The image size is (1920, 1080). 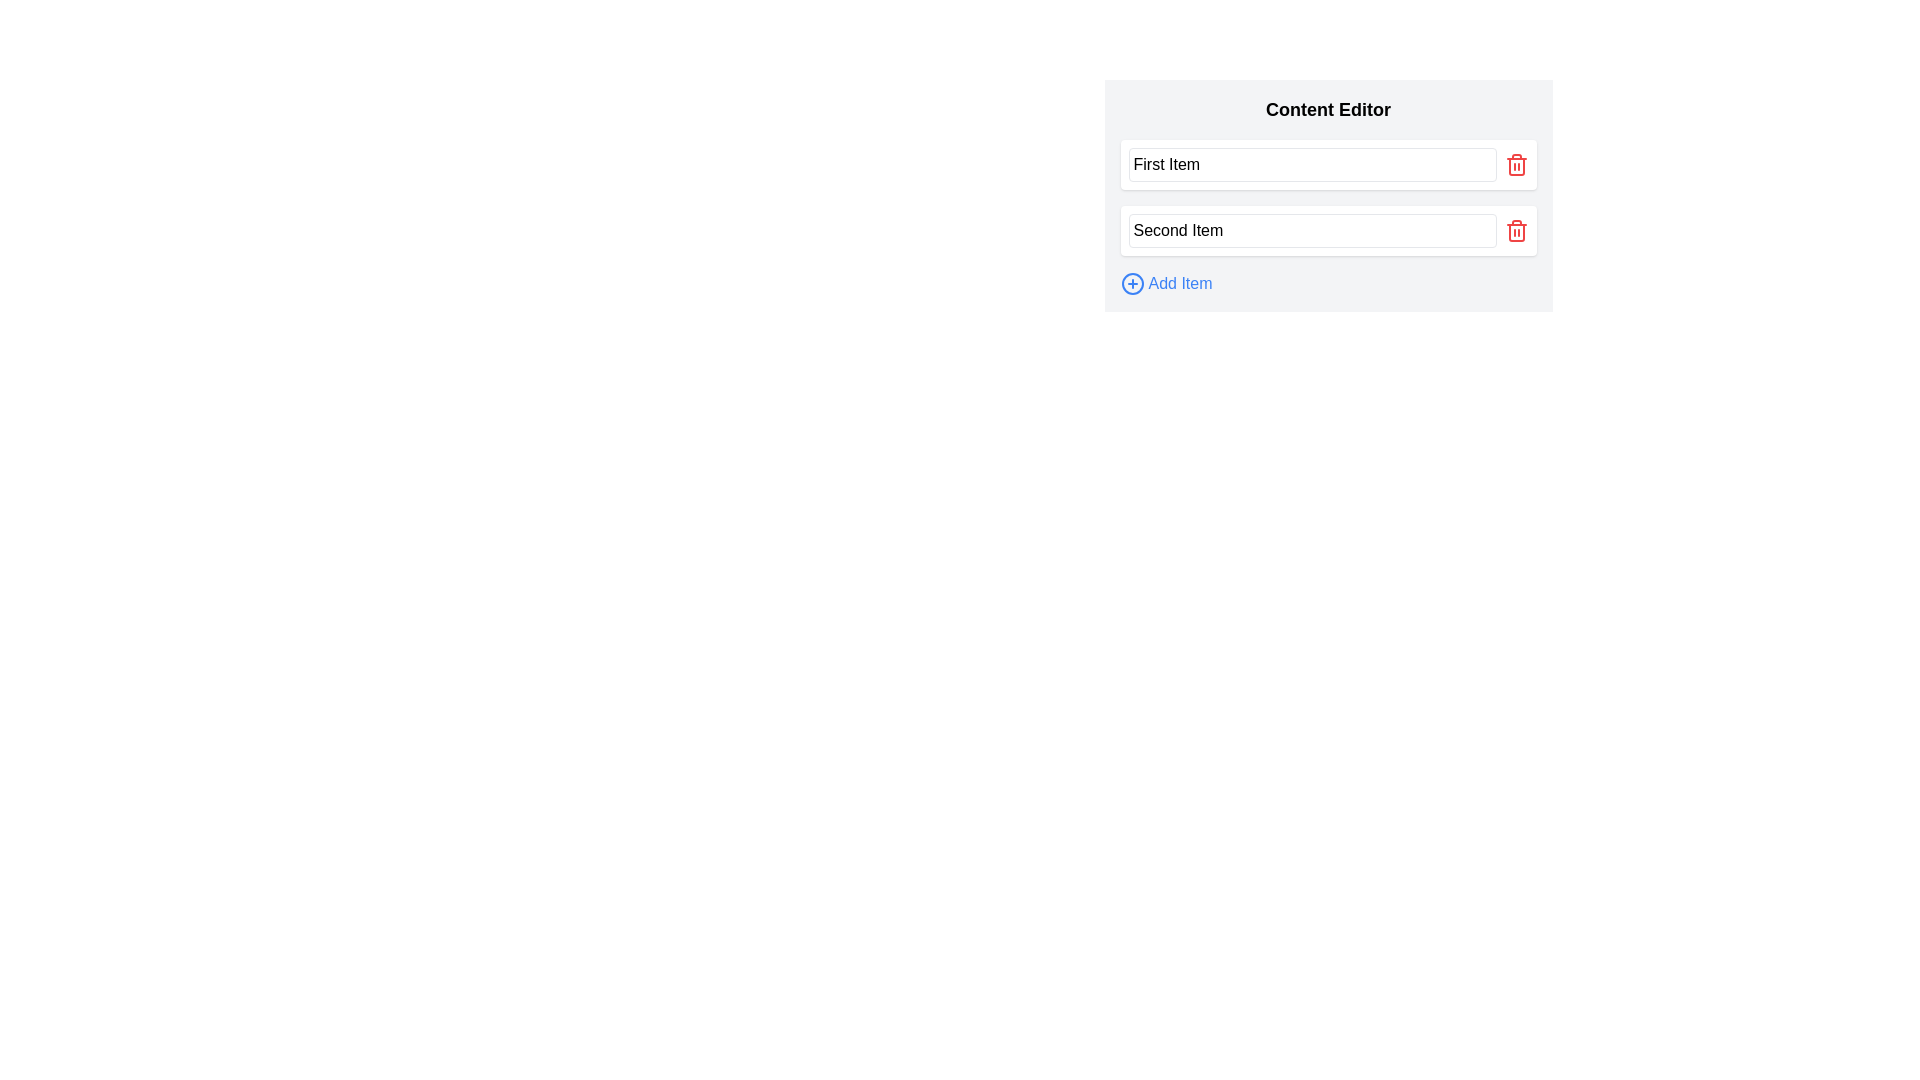 I want to click on the bold header titled 'Content Editor', which is styled with a large font size and located at the top of the content area, so click(x=1328, y=110).